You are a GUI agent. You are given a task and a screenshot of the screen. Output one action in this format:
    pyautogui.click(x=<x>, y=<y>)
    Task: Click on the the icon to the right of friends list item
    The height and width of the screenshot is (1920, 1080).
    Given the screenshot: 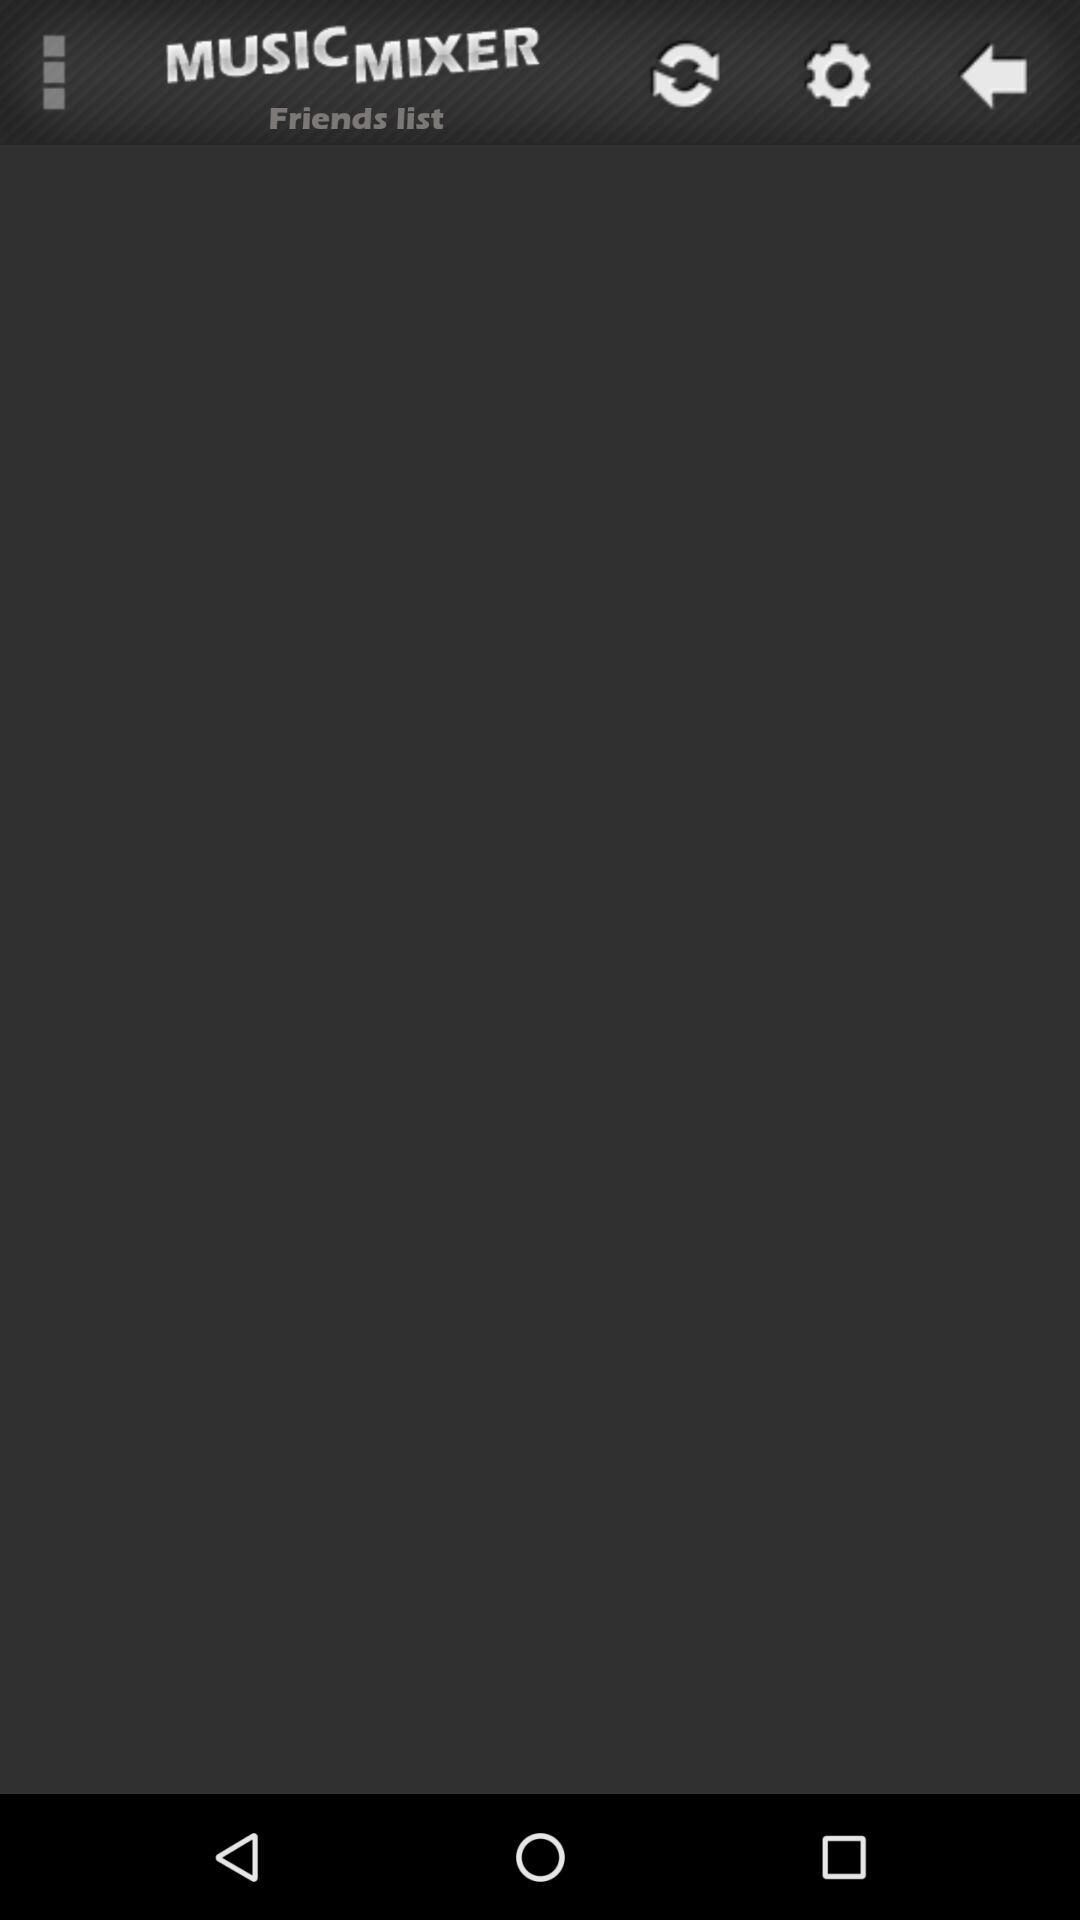 What is the action you would take?
    pyautogui.click(x=681, y=72)
    